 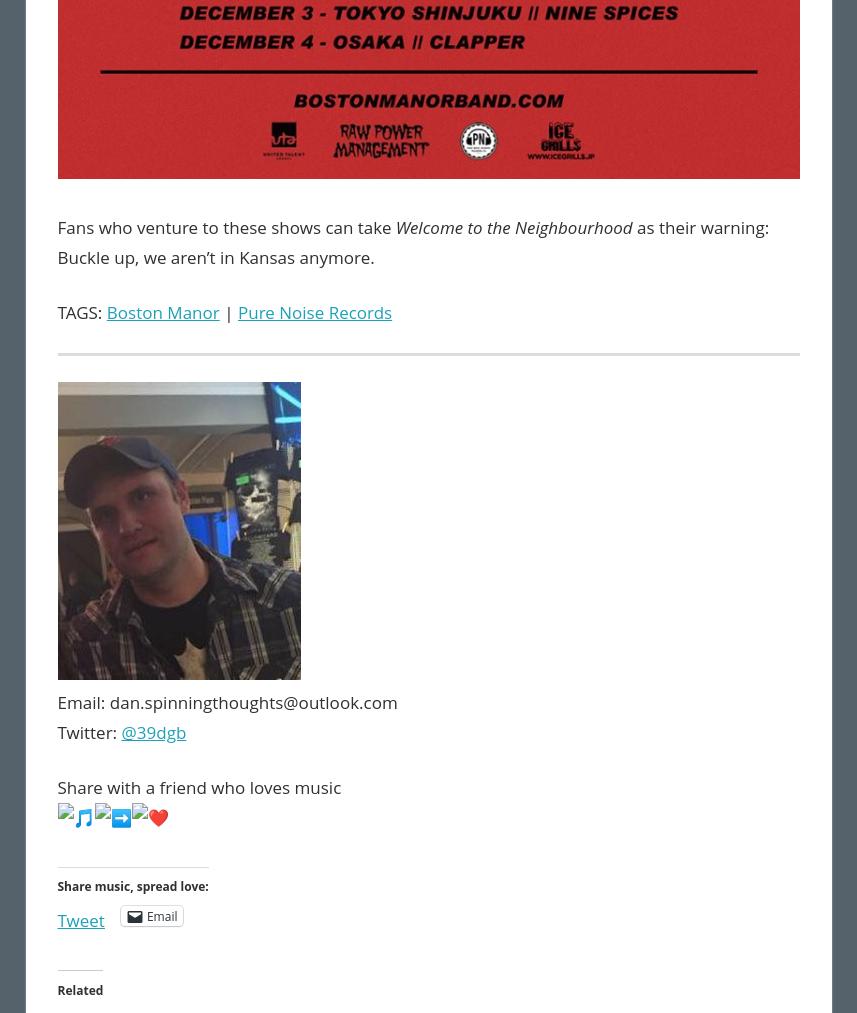 What do you see at coordinates (120, 732) in the screenshot?
I see `'@39dgb'` at bounding box center [120, 732].